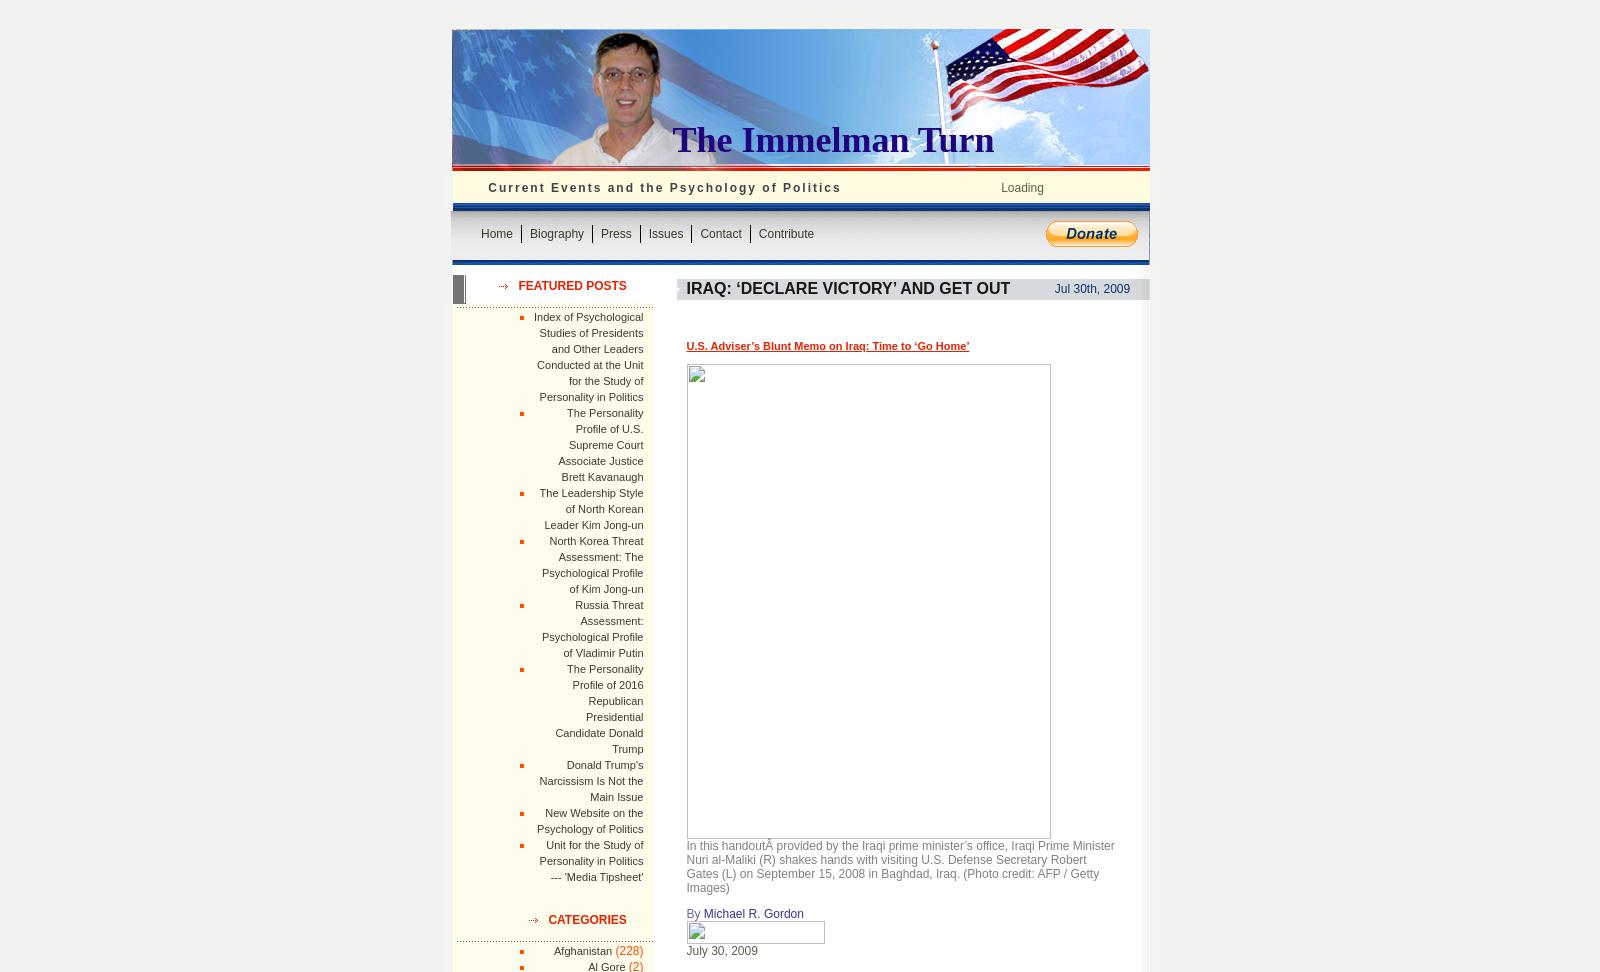 Image resolution: width=1600 pixels, height=972 pixels. What do you see at coordinates (555, 232) in the screenshot?
I see `'Biography'` at bounding box center [555, 232].